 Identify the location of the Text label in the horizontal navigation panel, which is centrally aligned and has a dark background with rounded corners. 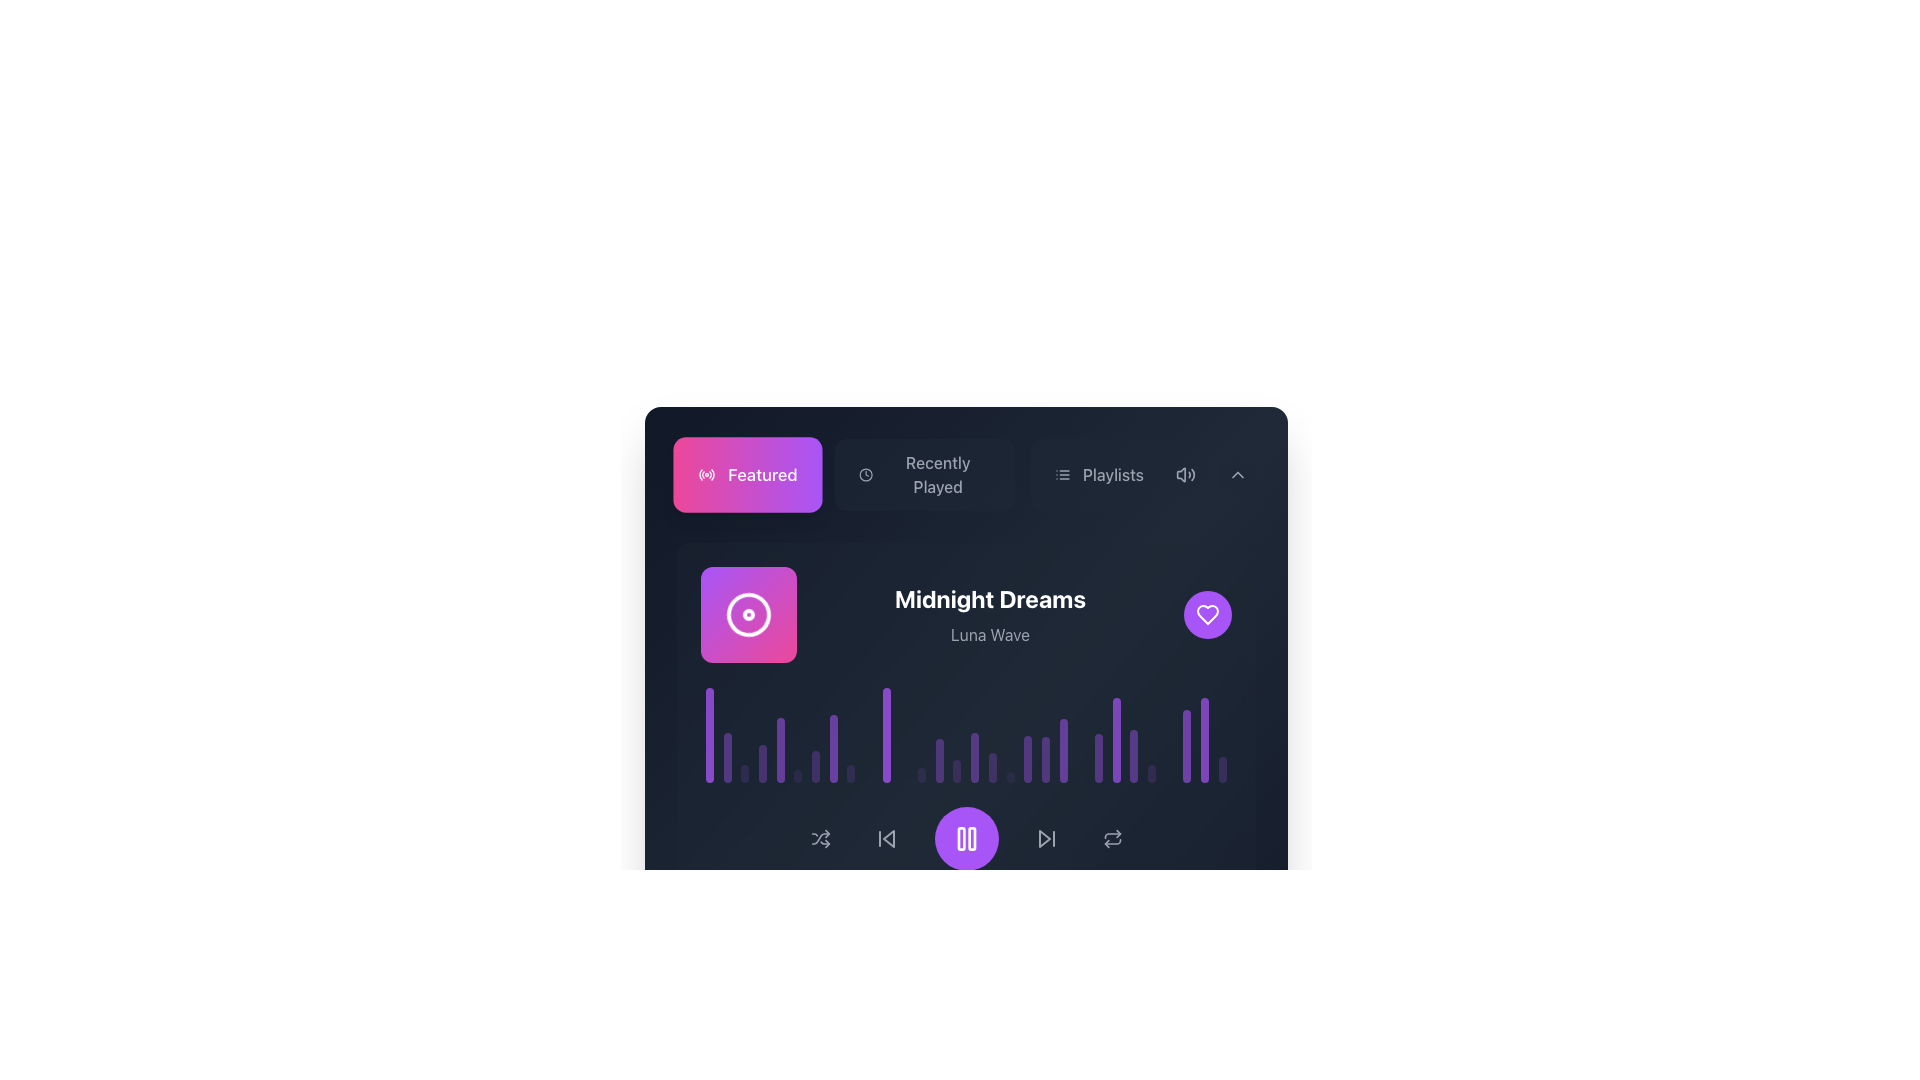
(1112, 474).